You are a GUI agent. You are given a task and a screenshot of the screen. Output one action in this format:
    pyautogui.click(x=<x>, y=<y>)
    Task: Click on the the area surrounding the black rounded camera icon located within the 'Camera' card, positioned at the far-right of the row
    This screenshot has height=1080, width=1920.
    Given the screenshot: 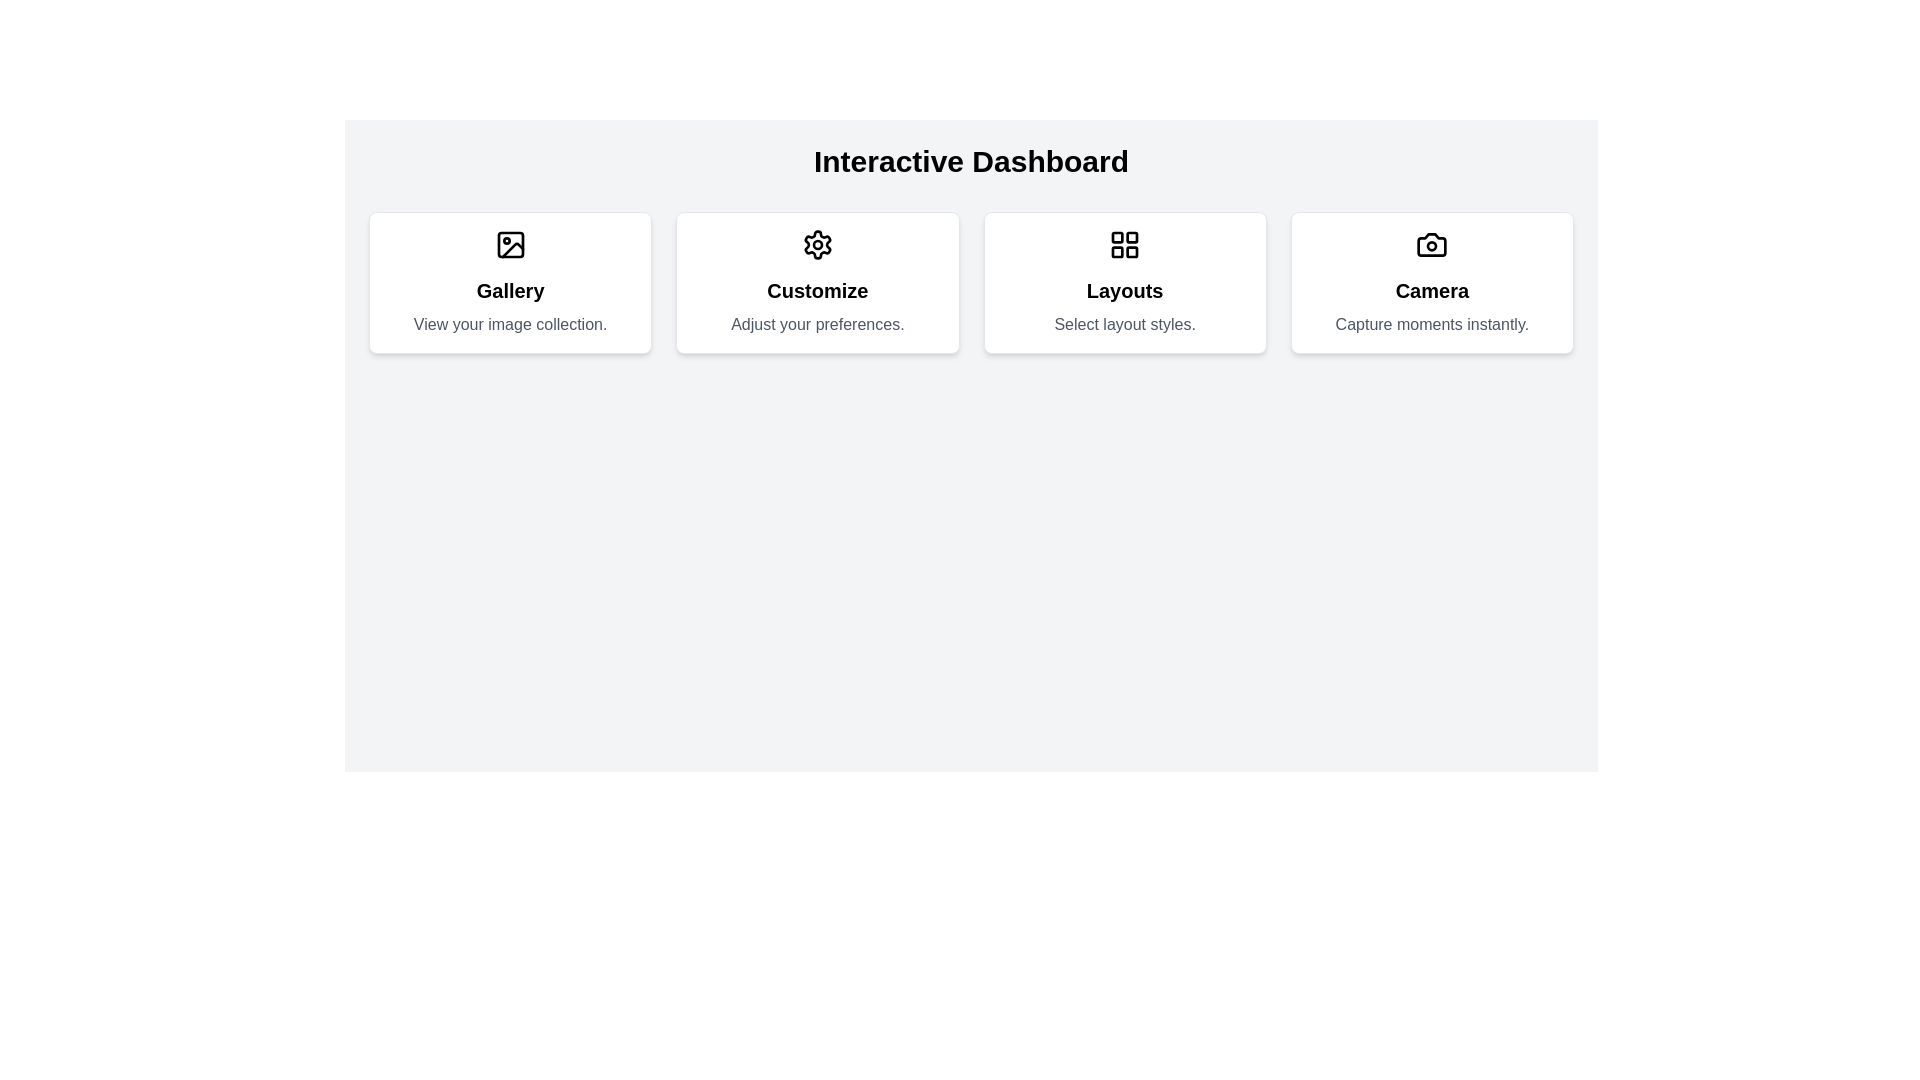 What is the action you would take?
    pyautogui.click(x=1431, y=244)
    